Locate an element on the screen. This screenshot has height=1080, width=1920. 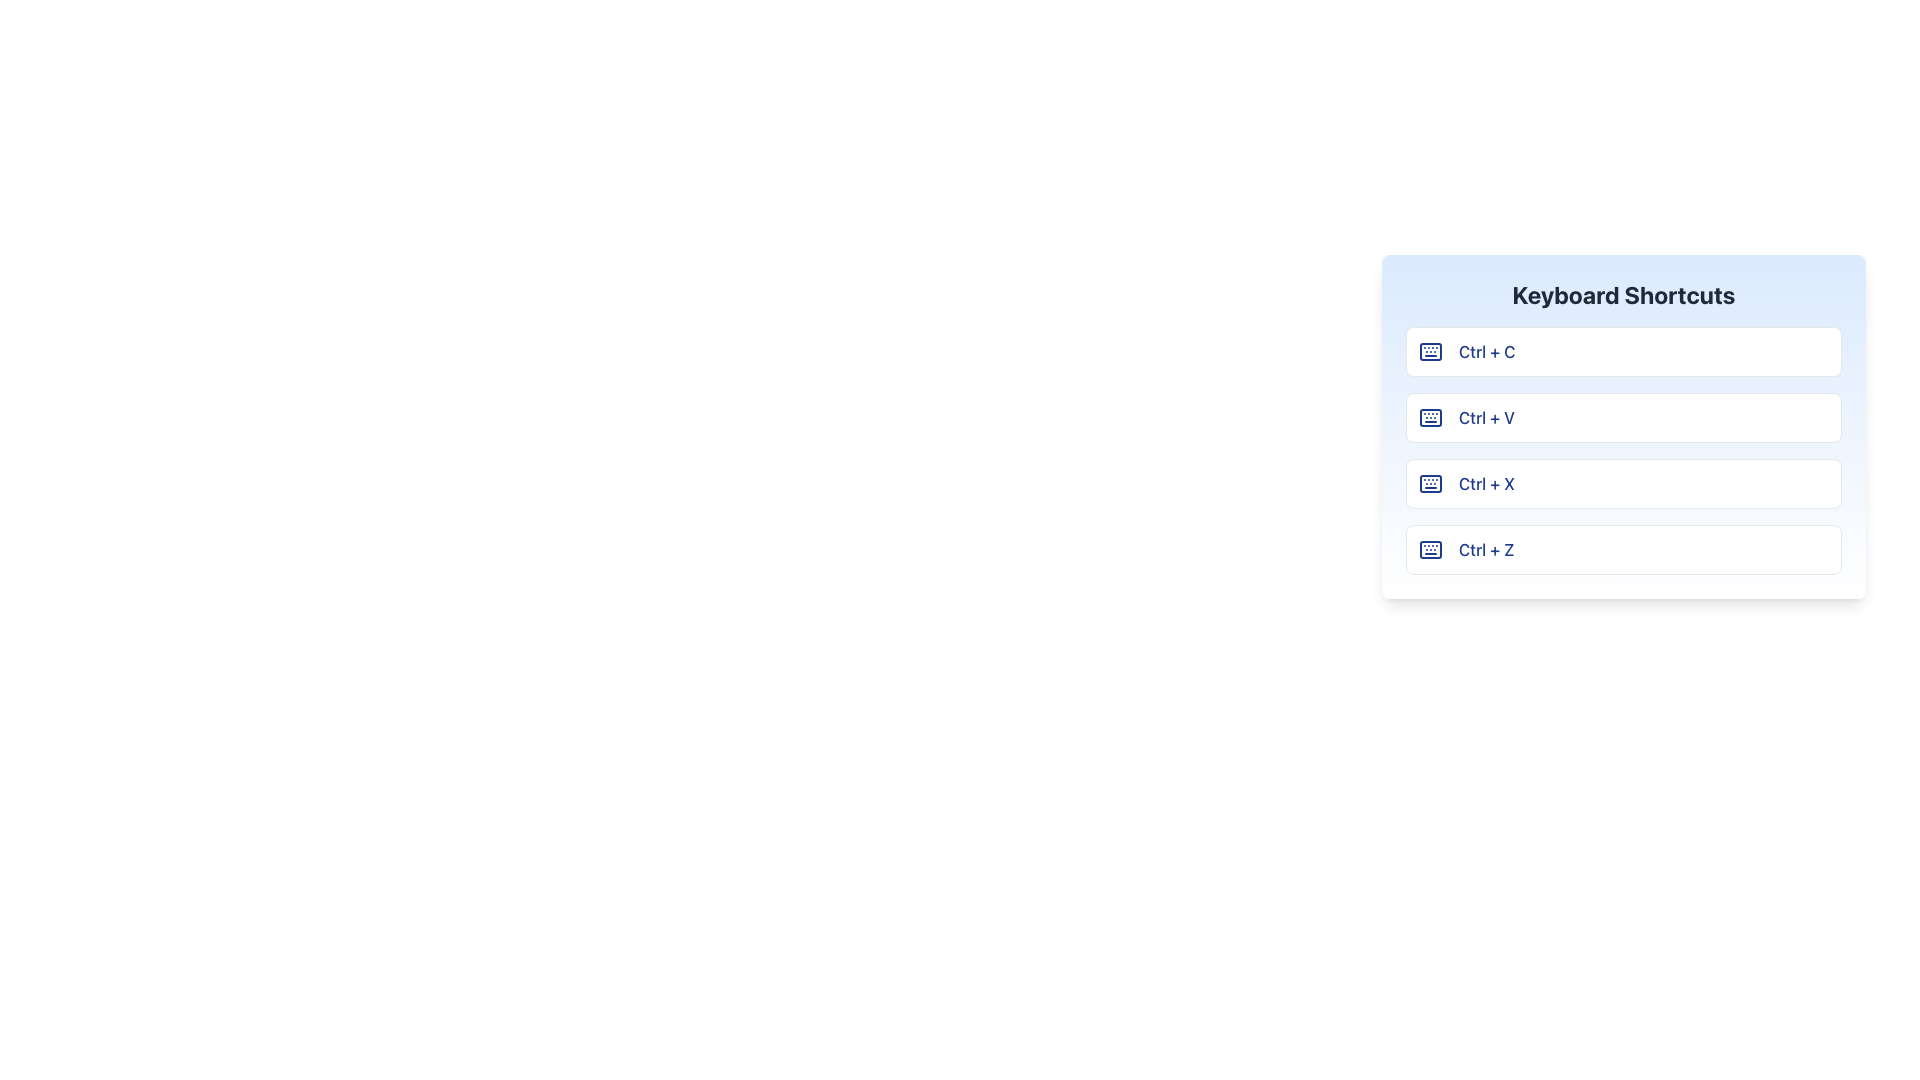
the text label displaying 'Ctrl + C', which is part of the keyboard shortcut listing next to a small keyboard icon on the left side is located at coordinates (1487, 350).